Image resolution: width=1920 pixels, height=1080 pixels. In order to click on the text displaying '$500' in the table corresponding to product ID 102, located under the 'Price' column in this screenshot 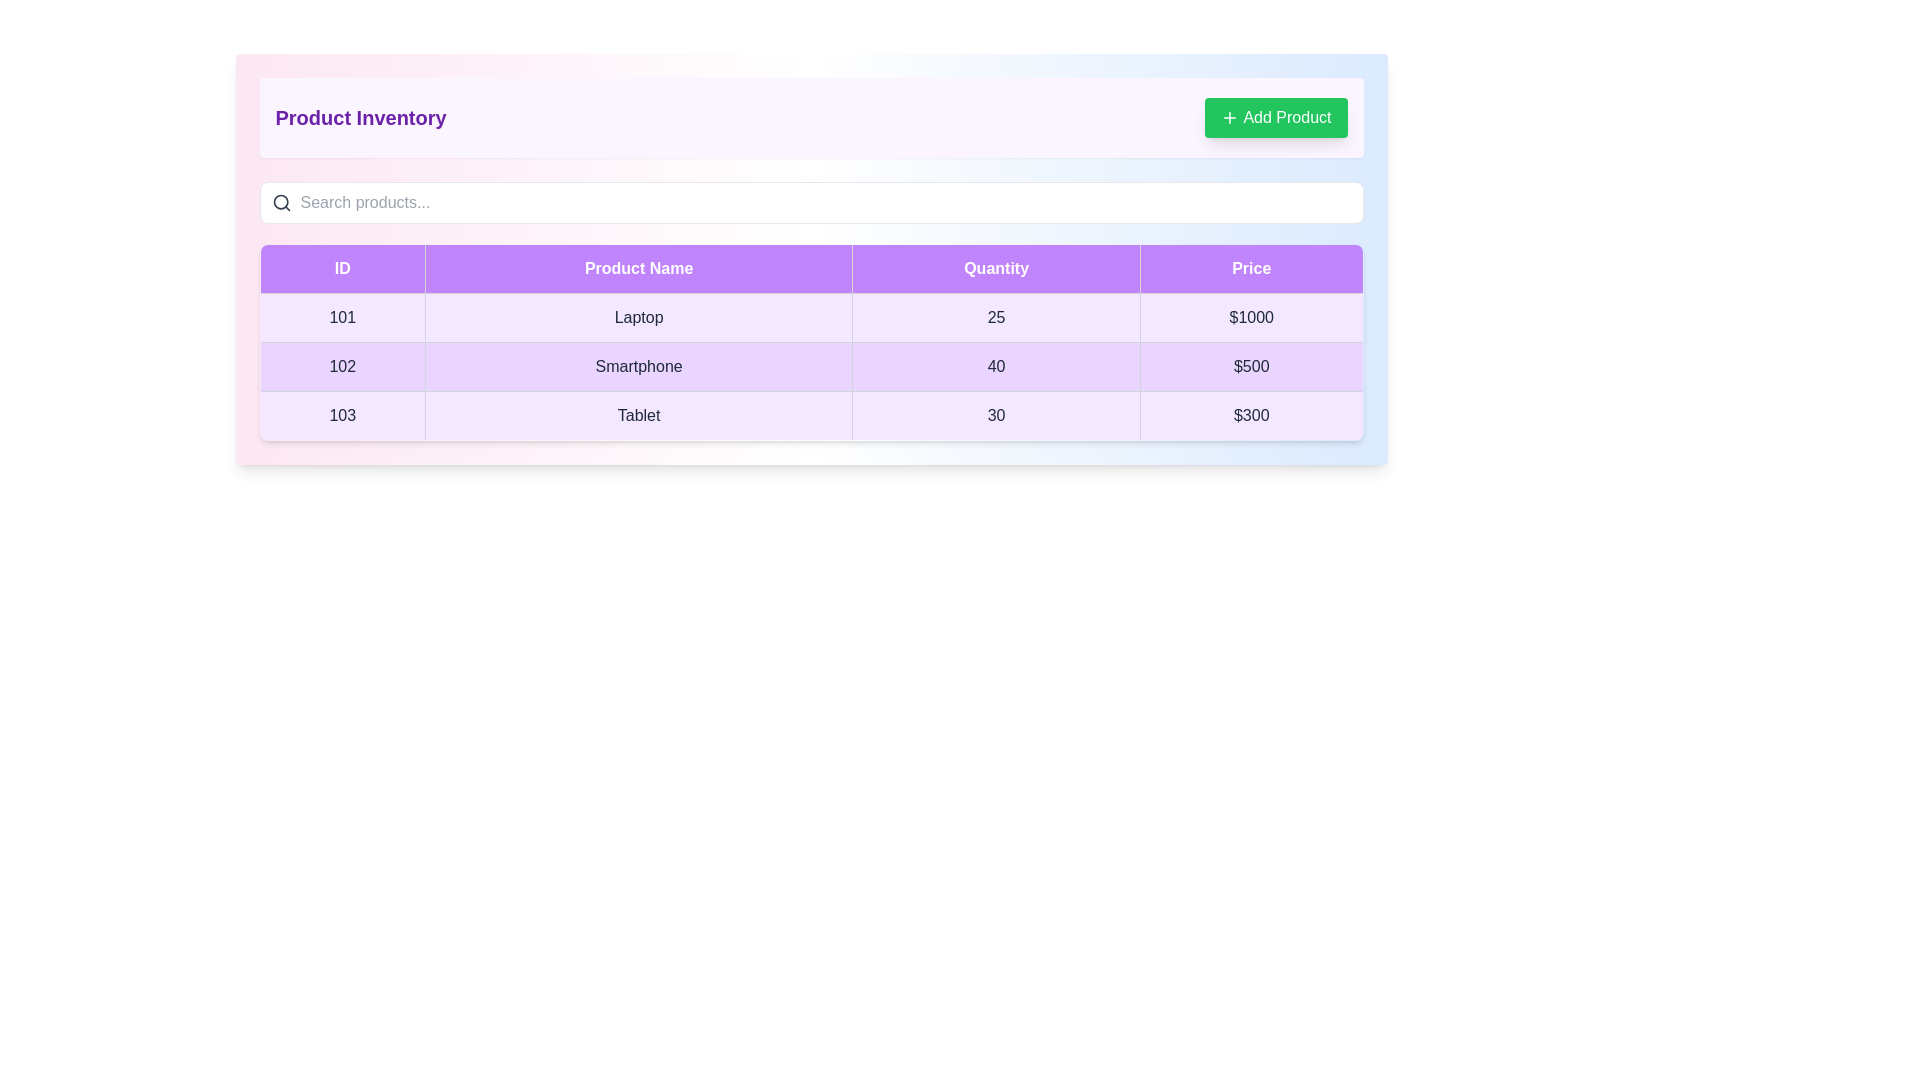, I will do `click(1250, 366)`.